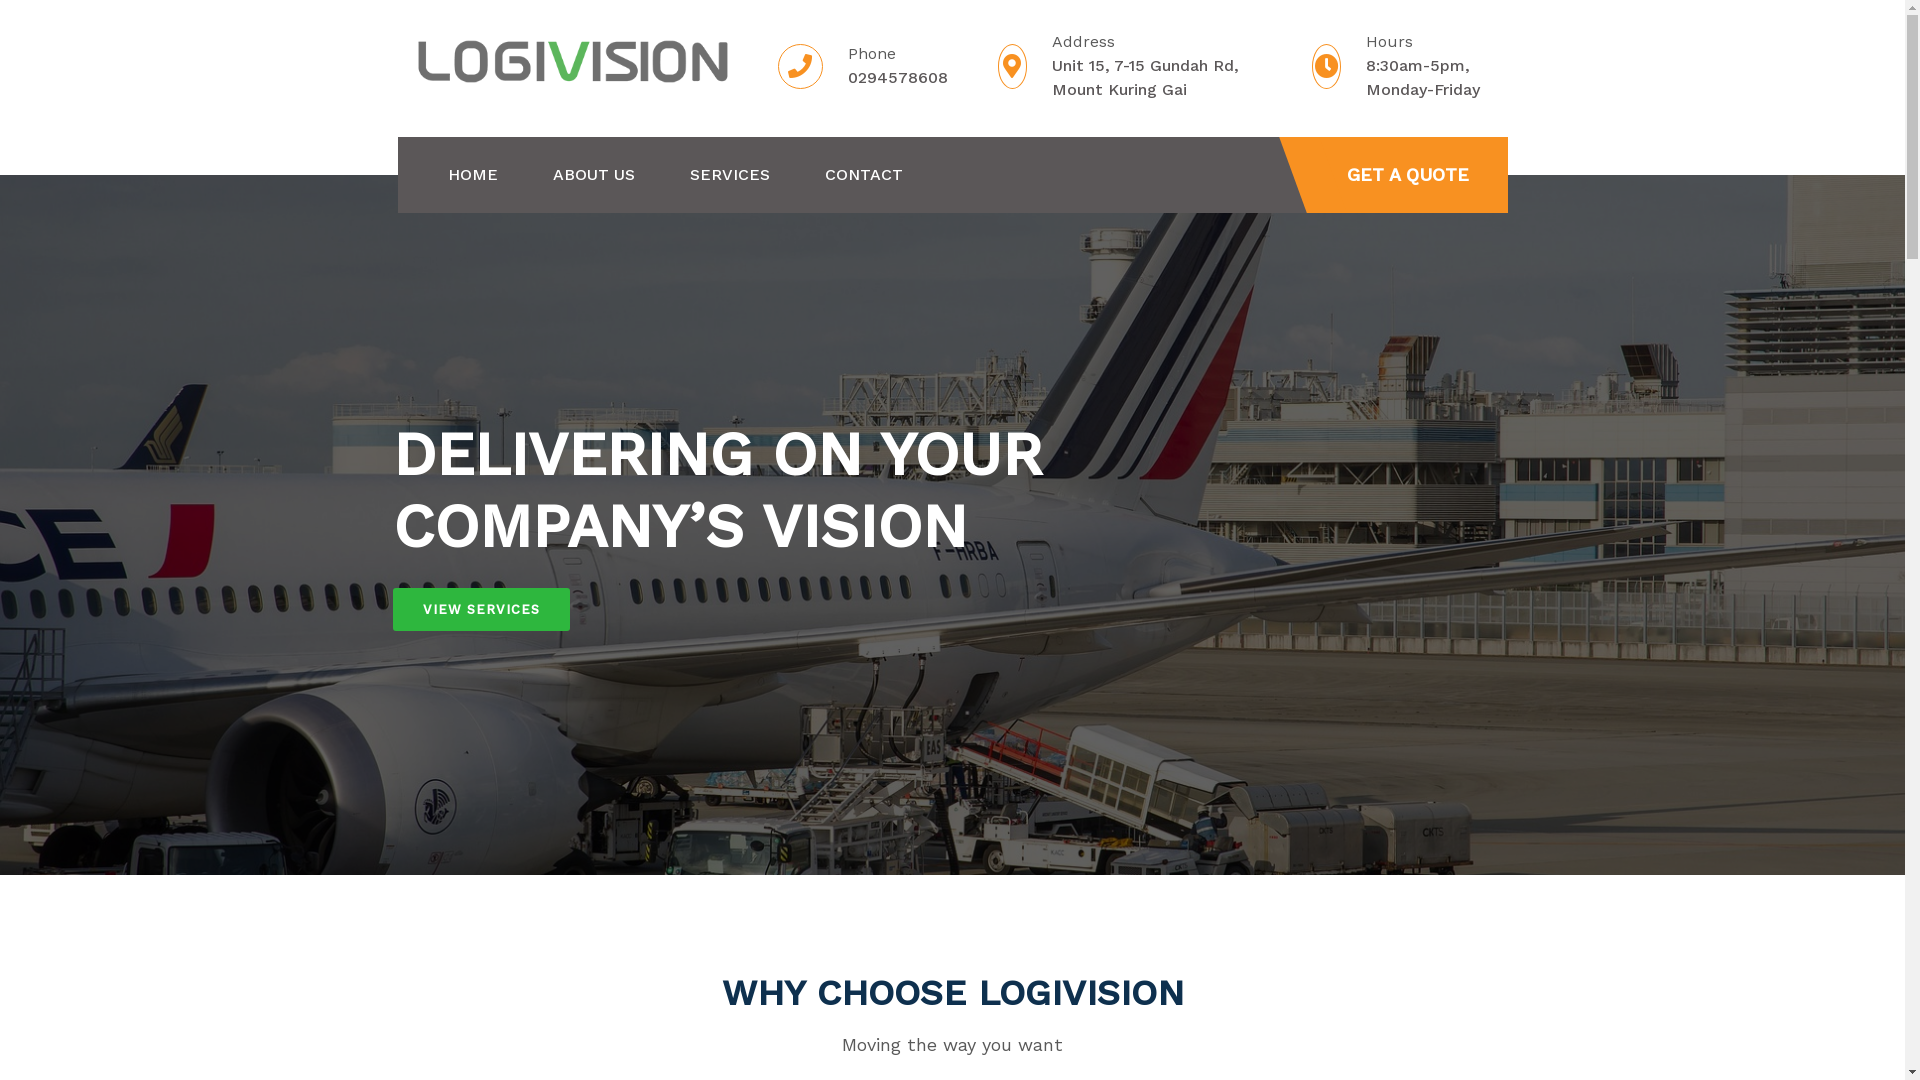  I want to click on 'GET A QUOTE', so click(1406, 173).